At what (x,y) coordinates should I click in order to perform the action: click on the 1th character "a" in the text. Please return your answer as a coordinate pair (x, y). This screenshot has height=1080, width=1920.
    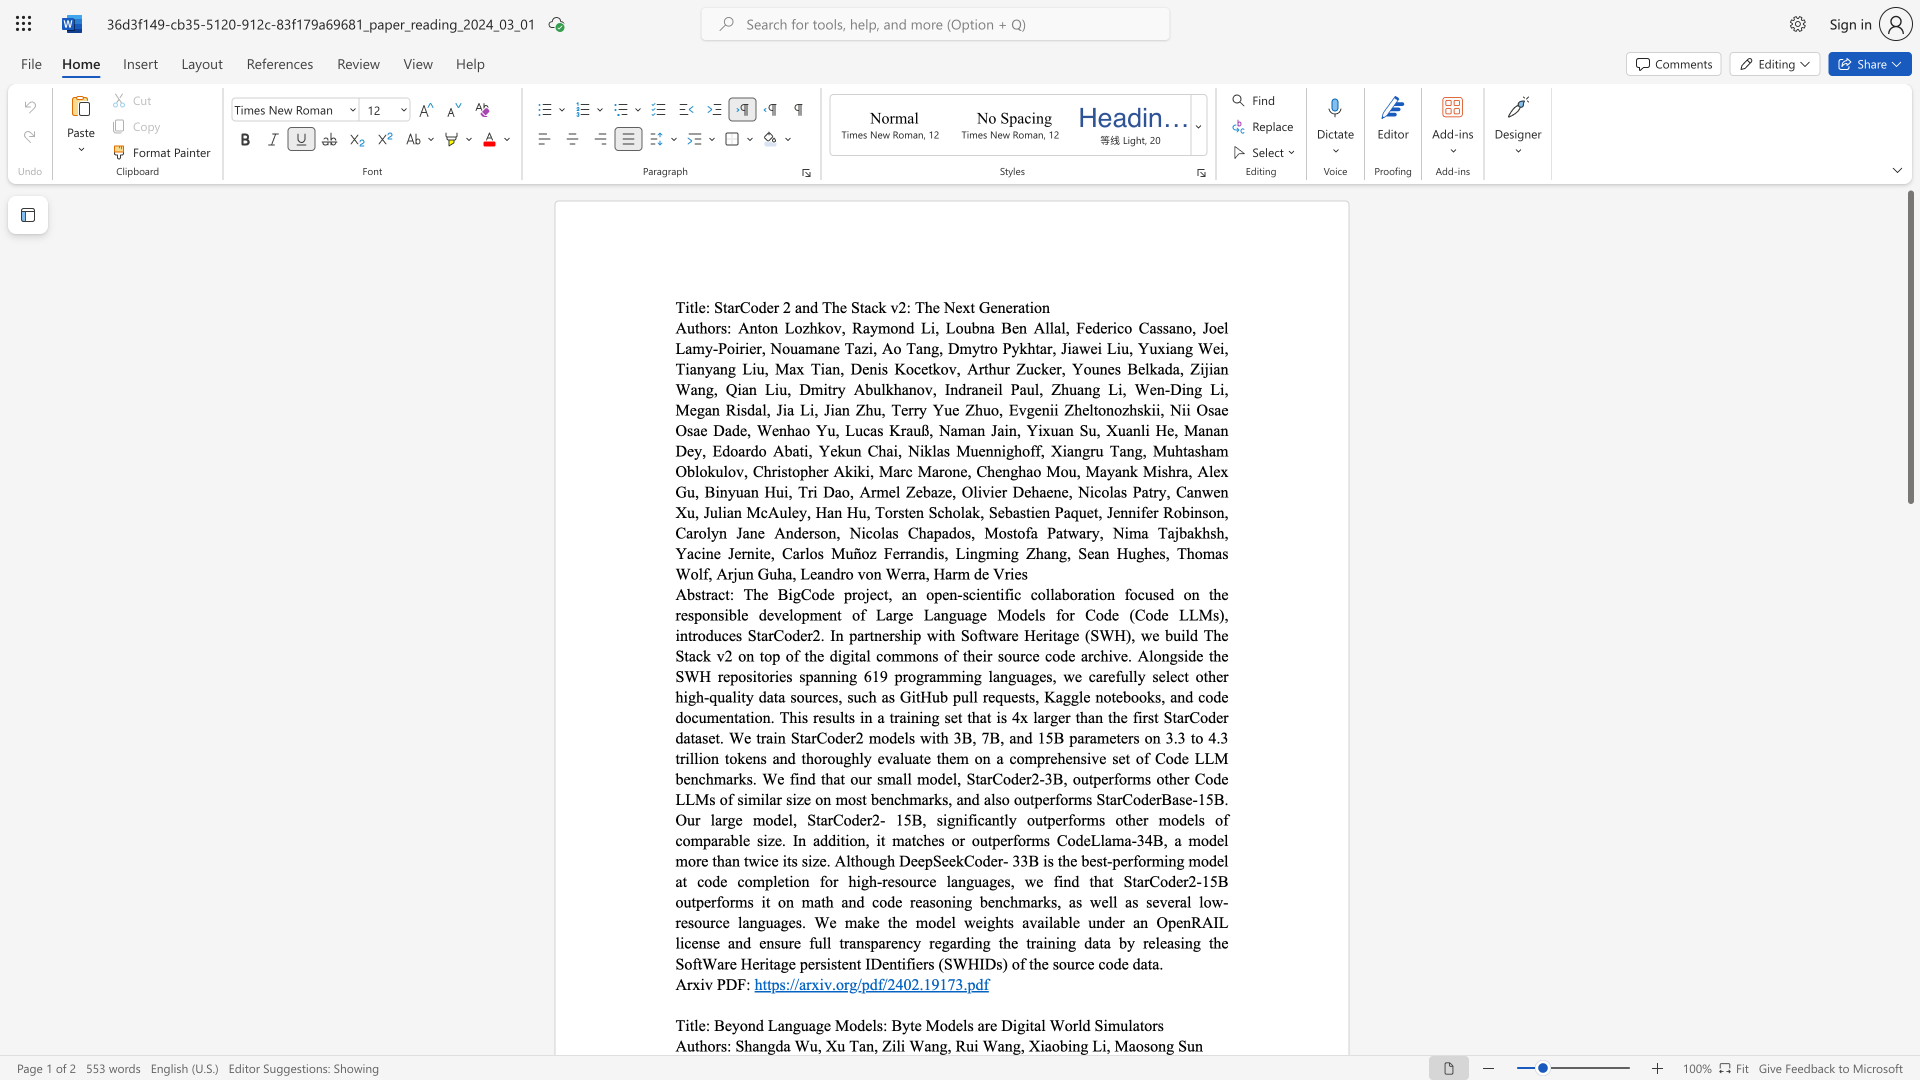
    Looking at the image, I should click on (1047, 1044).